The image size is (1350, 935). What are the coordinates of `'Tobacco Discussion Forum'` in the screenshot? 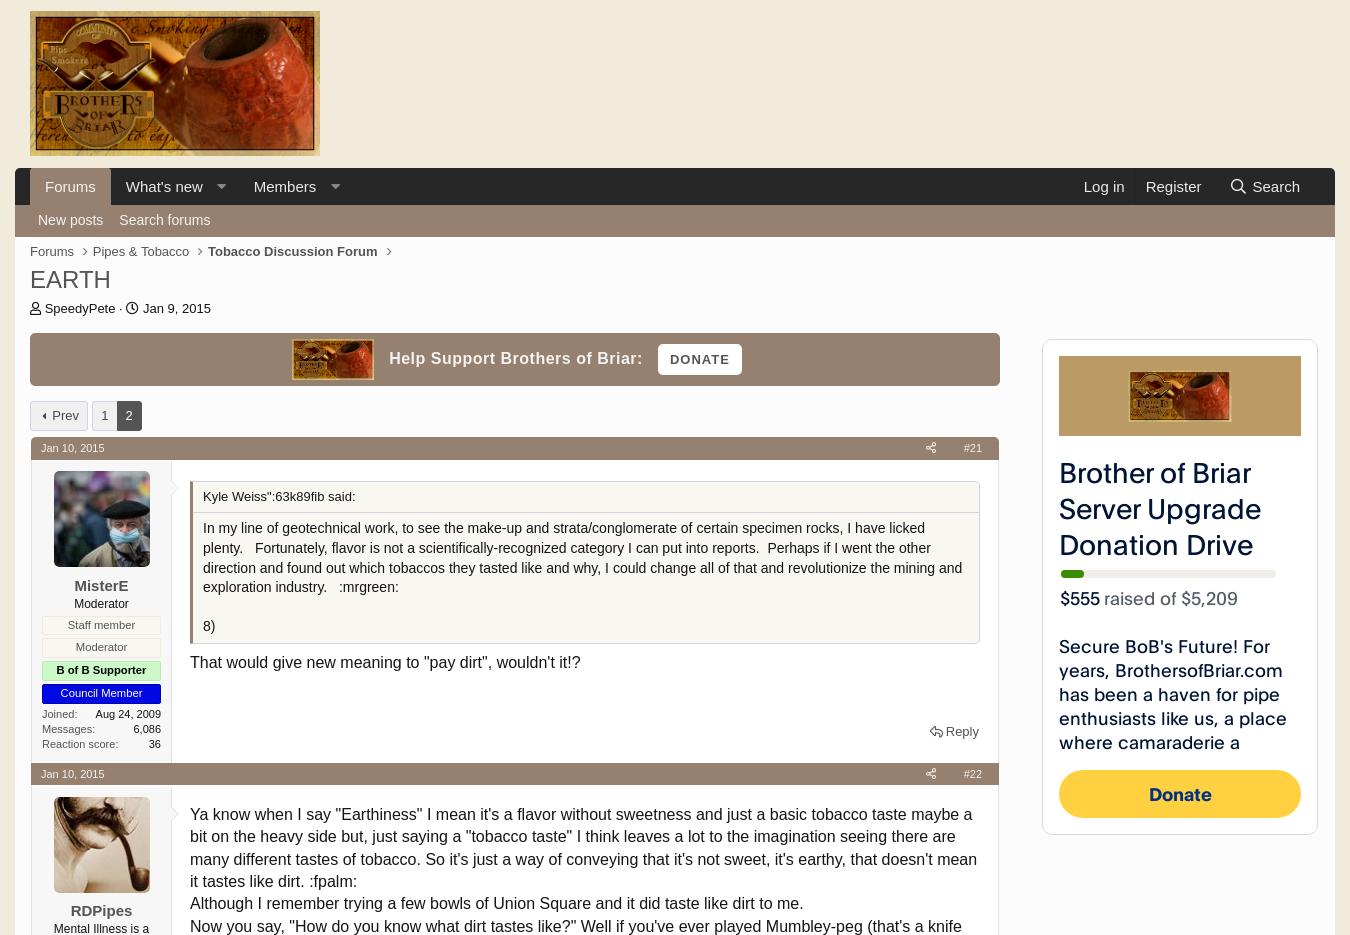 It's located at (291, 250).